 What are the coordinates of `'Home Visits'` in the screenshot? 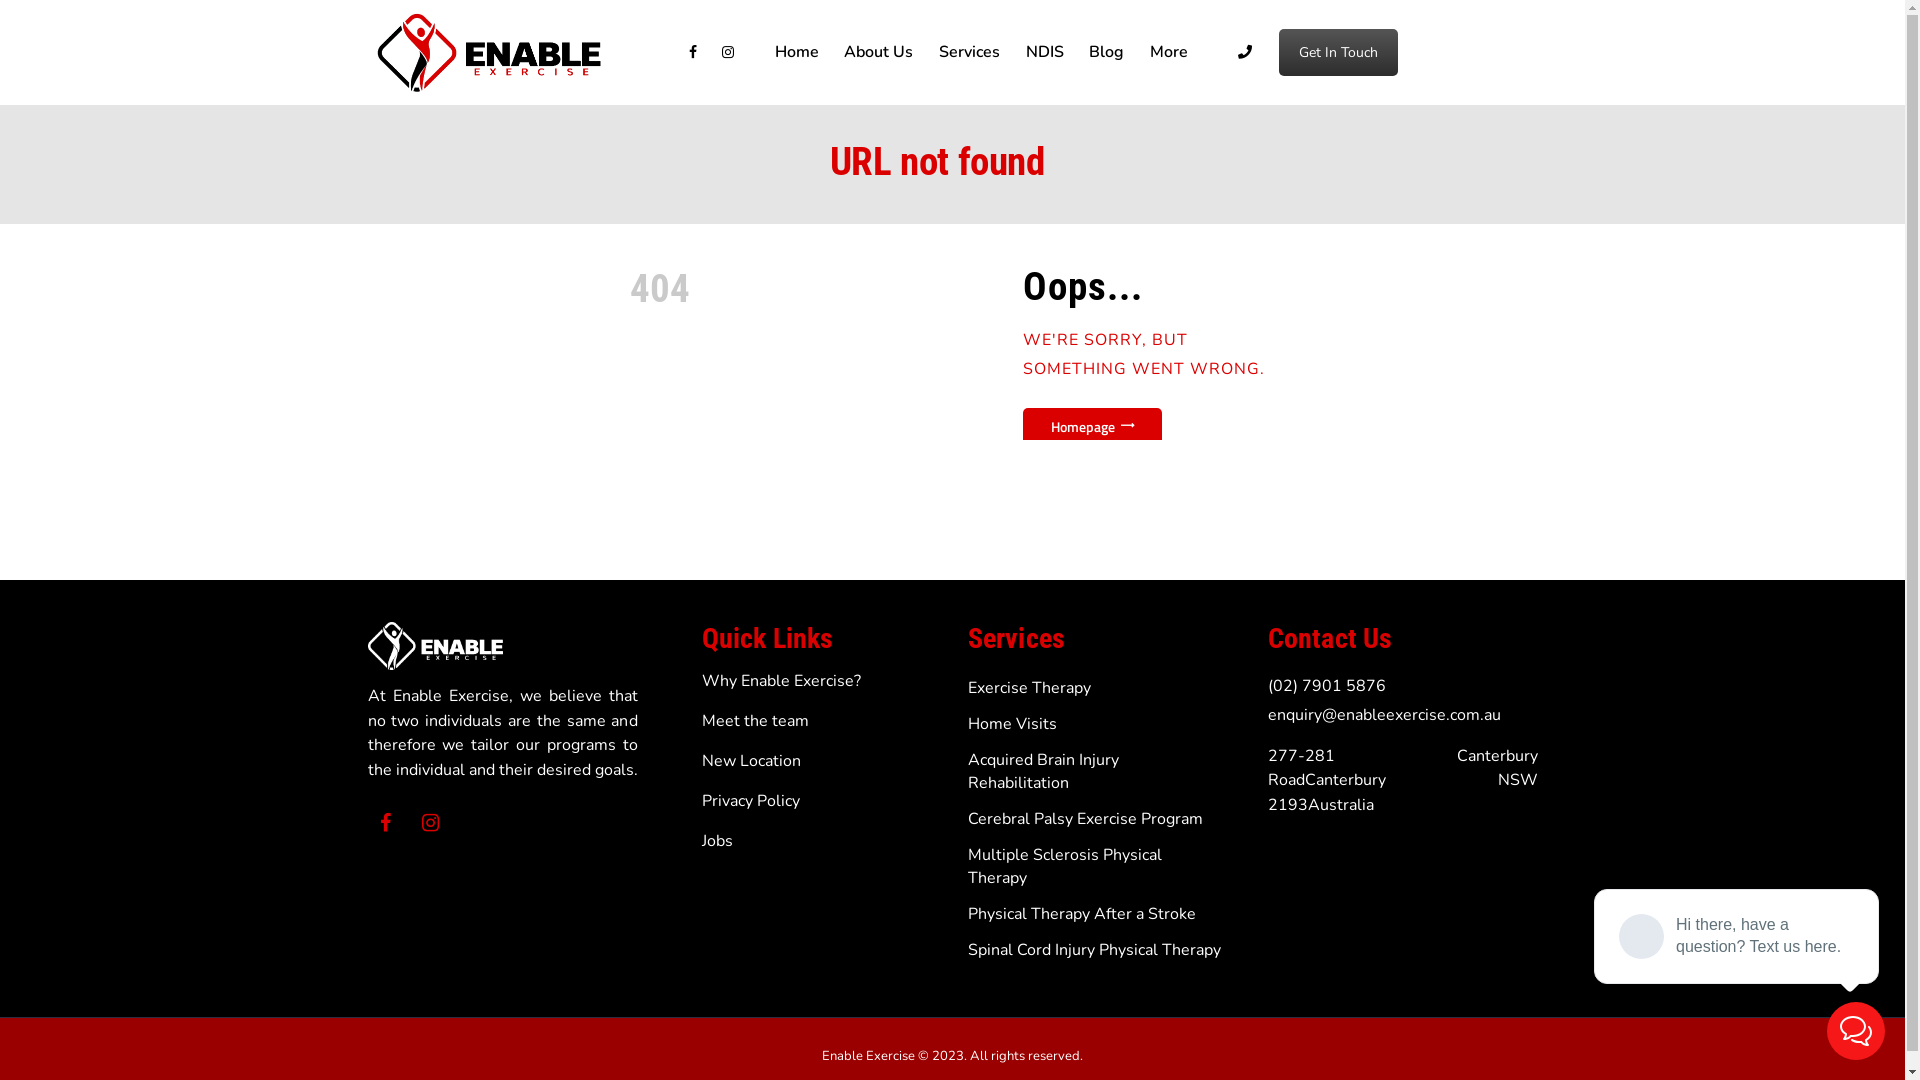 It's located at (1012, 724).